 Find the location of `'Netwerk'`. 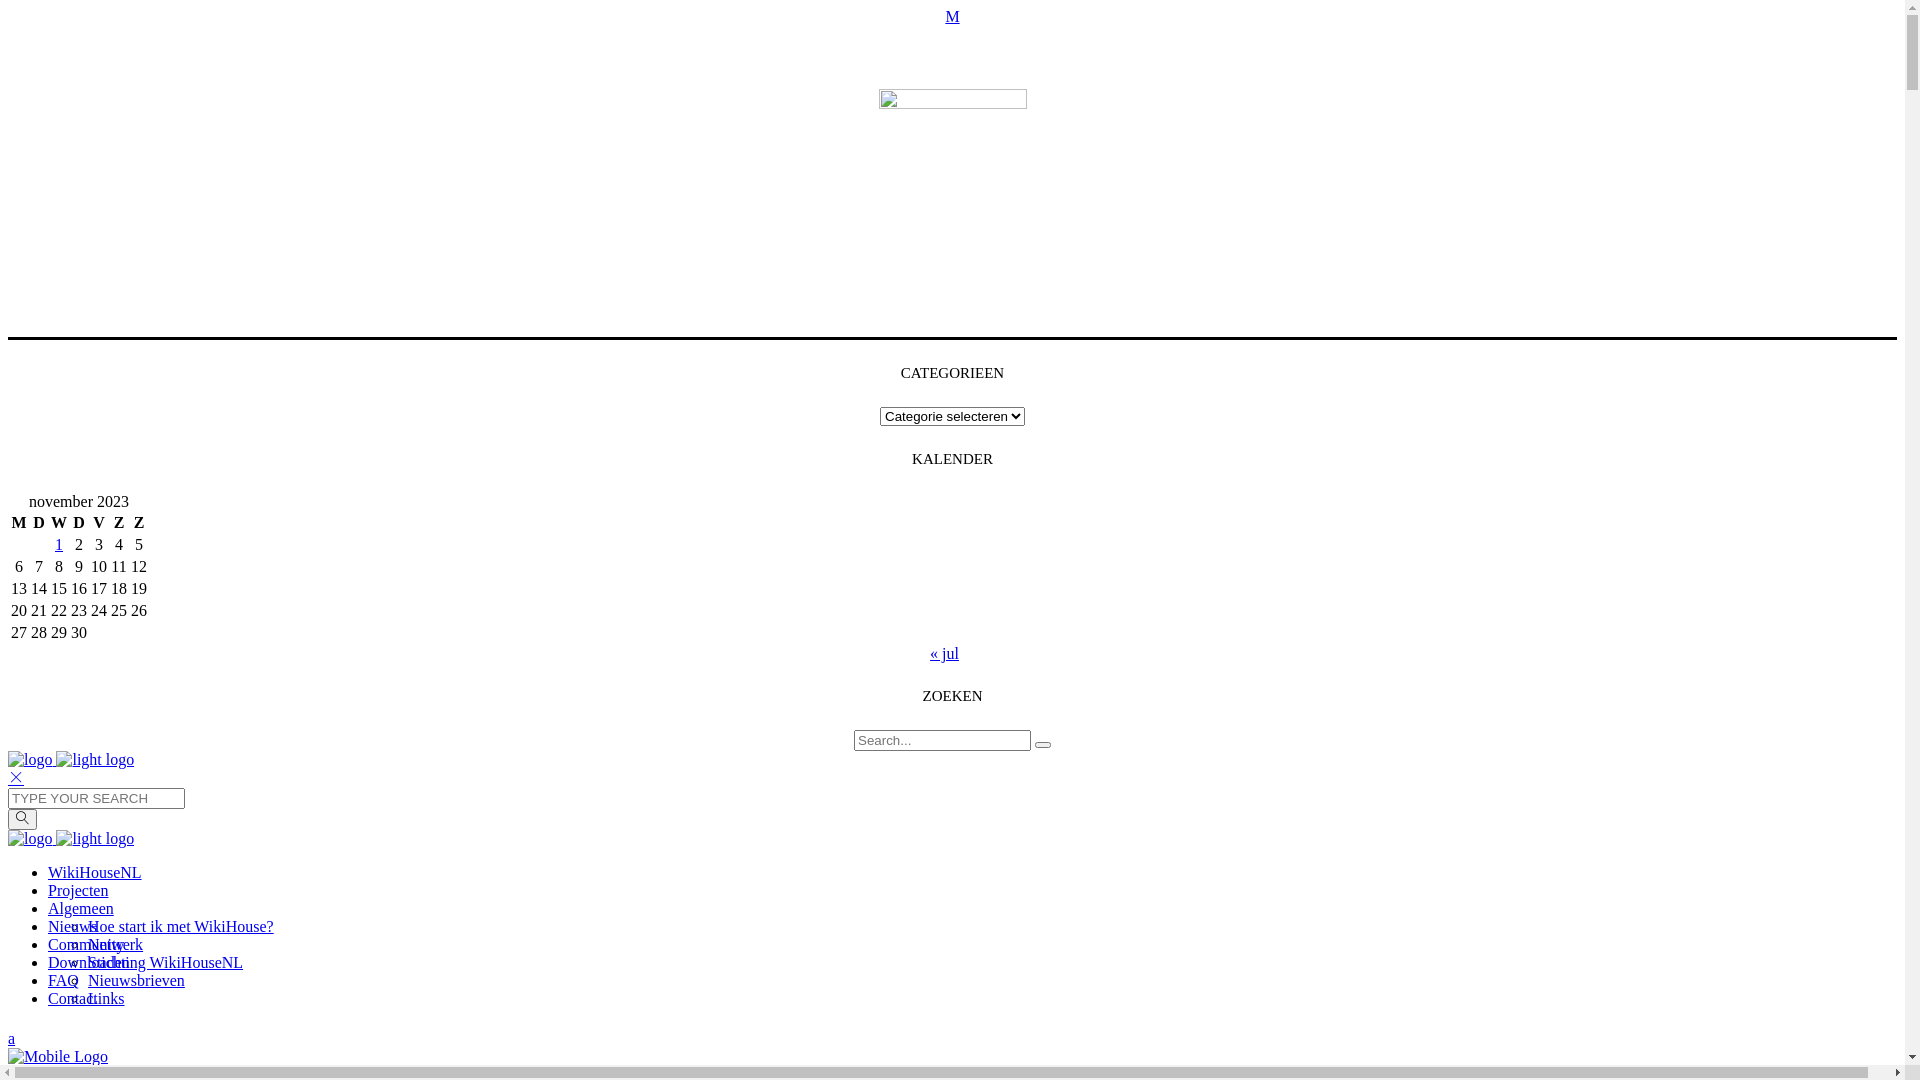

'Netwerk' is located at coordinates (114, 944).